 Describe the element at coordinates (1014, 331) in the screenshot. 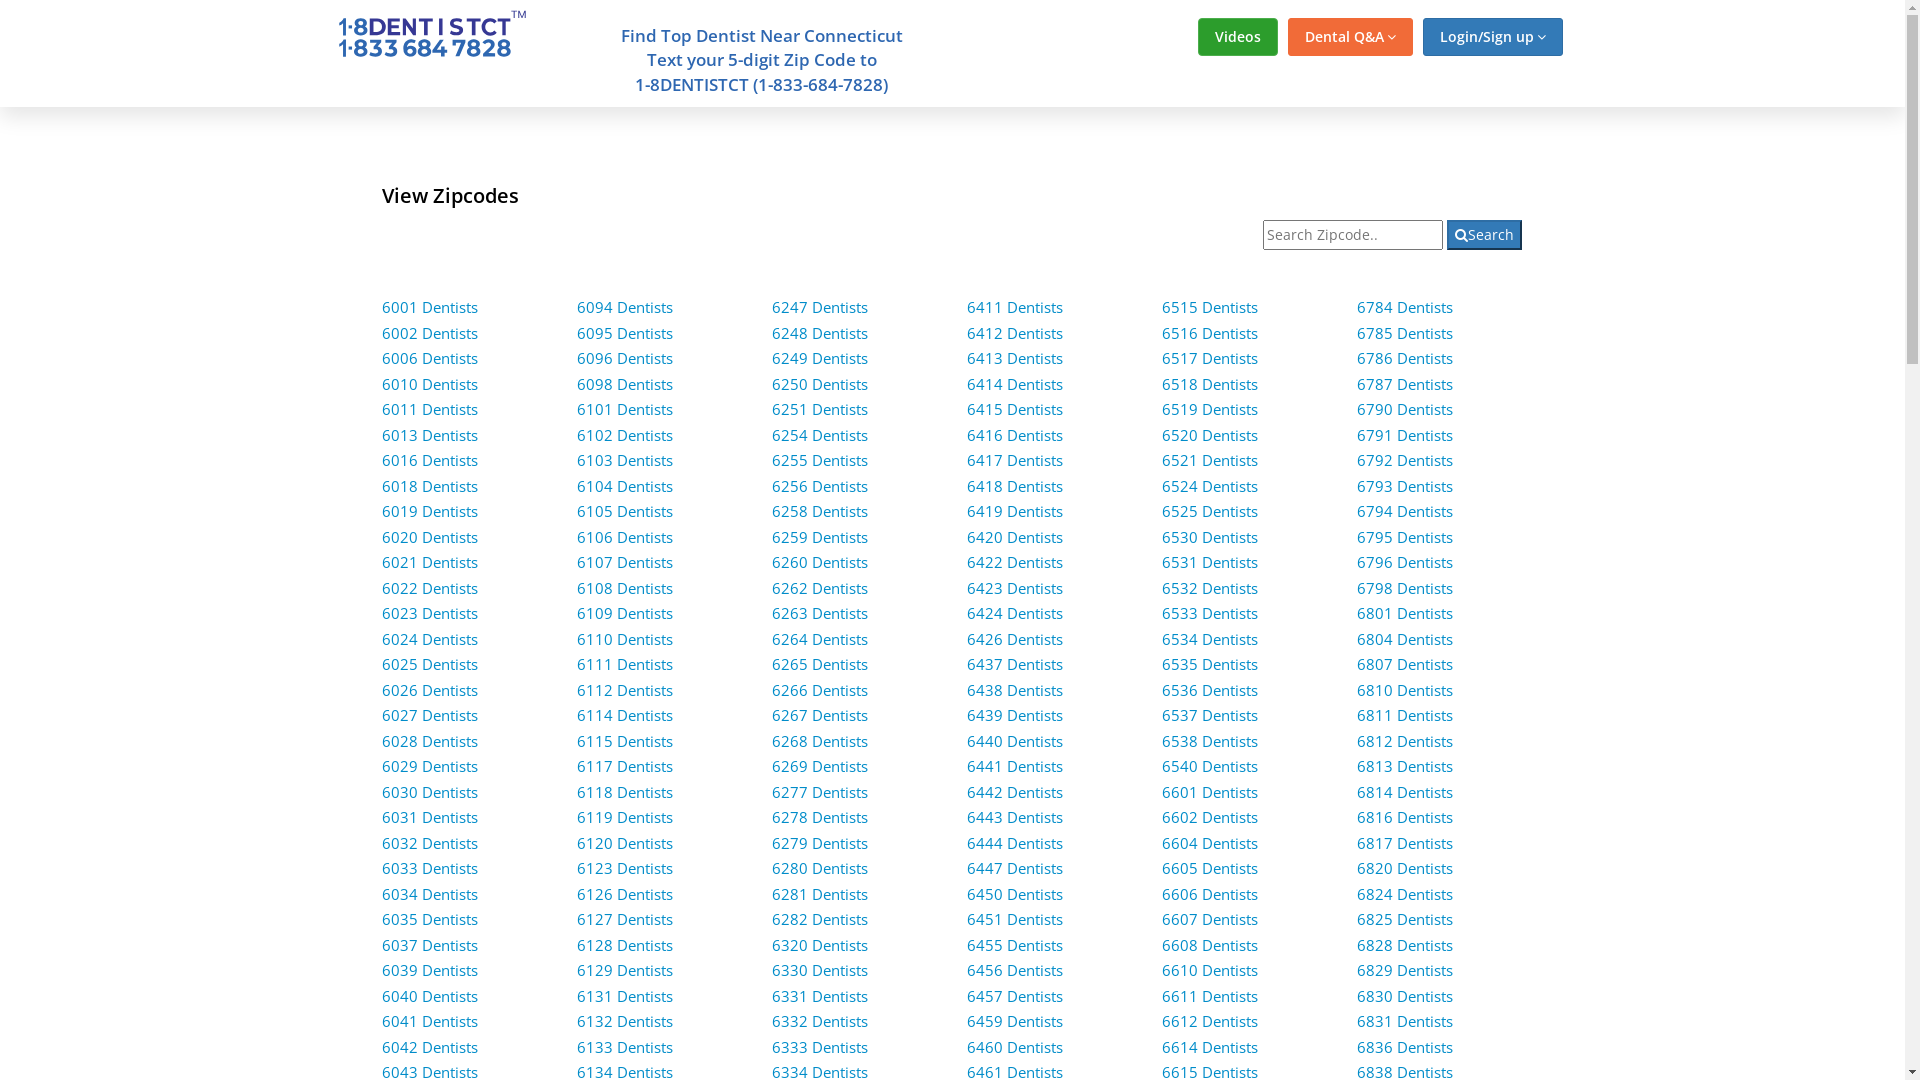

I see `'6412 Dentists'` at that location.